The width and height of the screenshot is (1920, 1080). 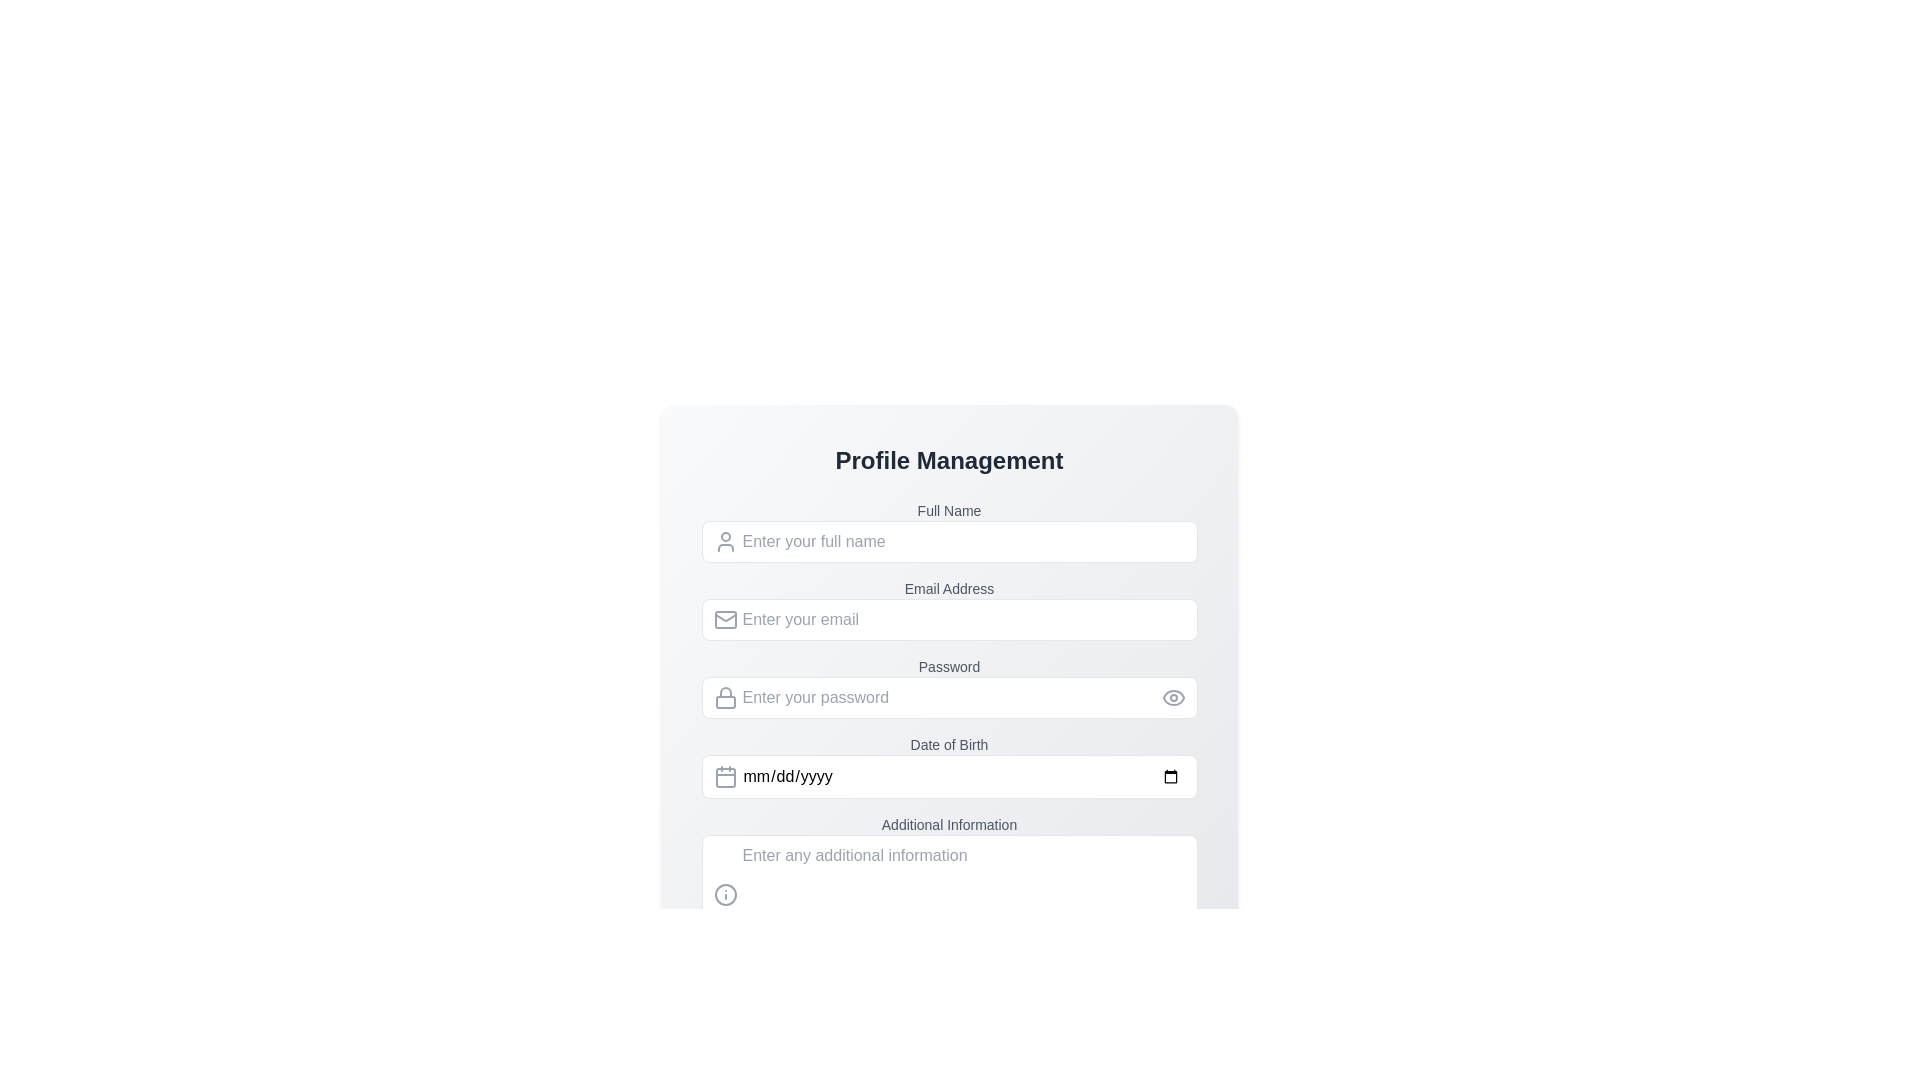 I want to click on the padlock icon located to the left of the password input field labeled 'Password', indicating the field is for entering a password, so click(x=724, y=691).